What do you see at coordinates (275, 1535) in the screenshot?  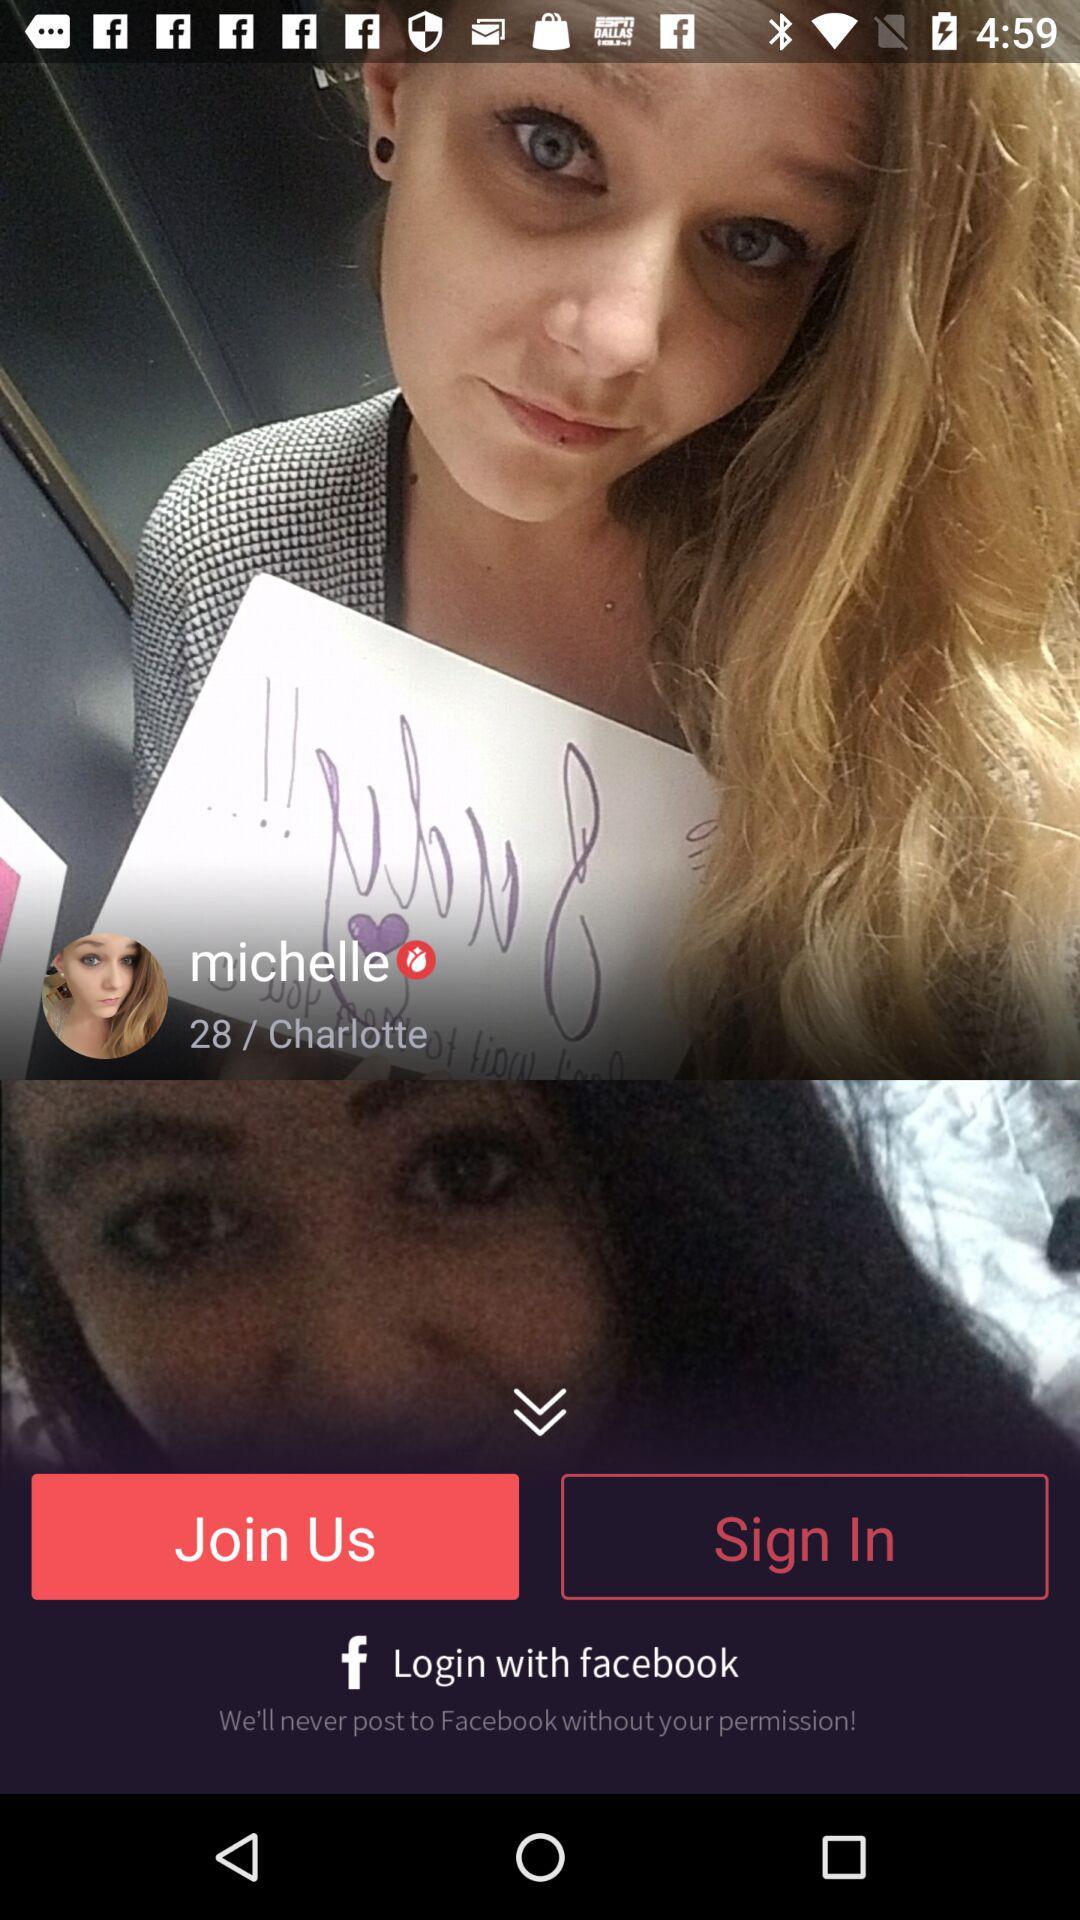 I see `the join us item` at bounding box center [275, 1535].